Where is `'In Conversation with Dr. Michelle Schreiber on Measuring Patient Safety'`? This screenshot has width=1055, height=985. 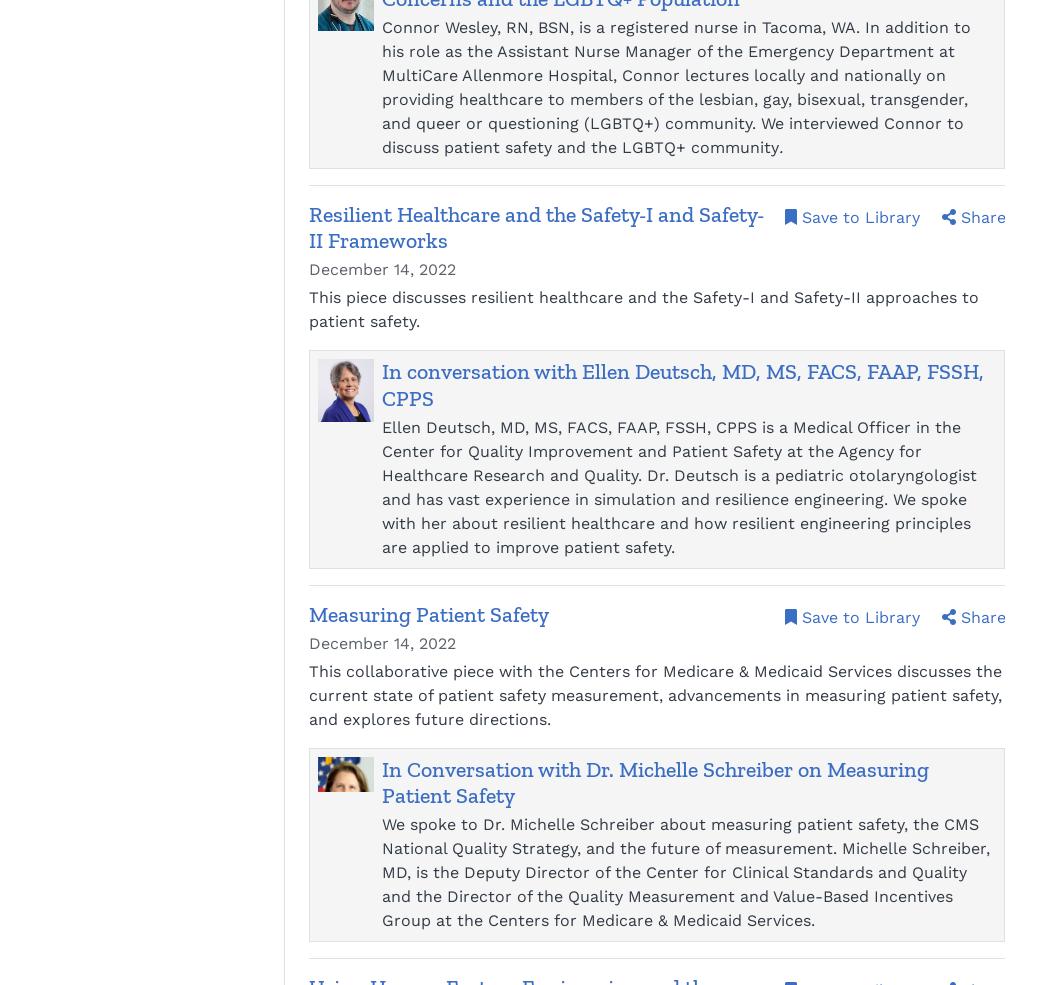
'In Conversation with Dr. Michelle Schreiber on Measuring Patient Safety' is located at coordinates (654, 781).